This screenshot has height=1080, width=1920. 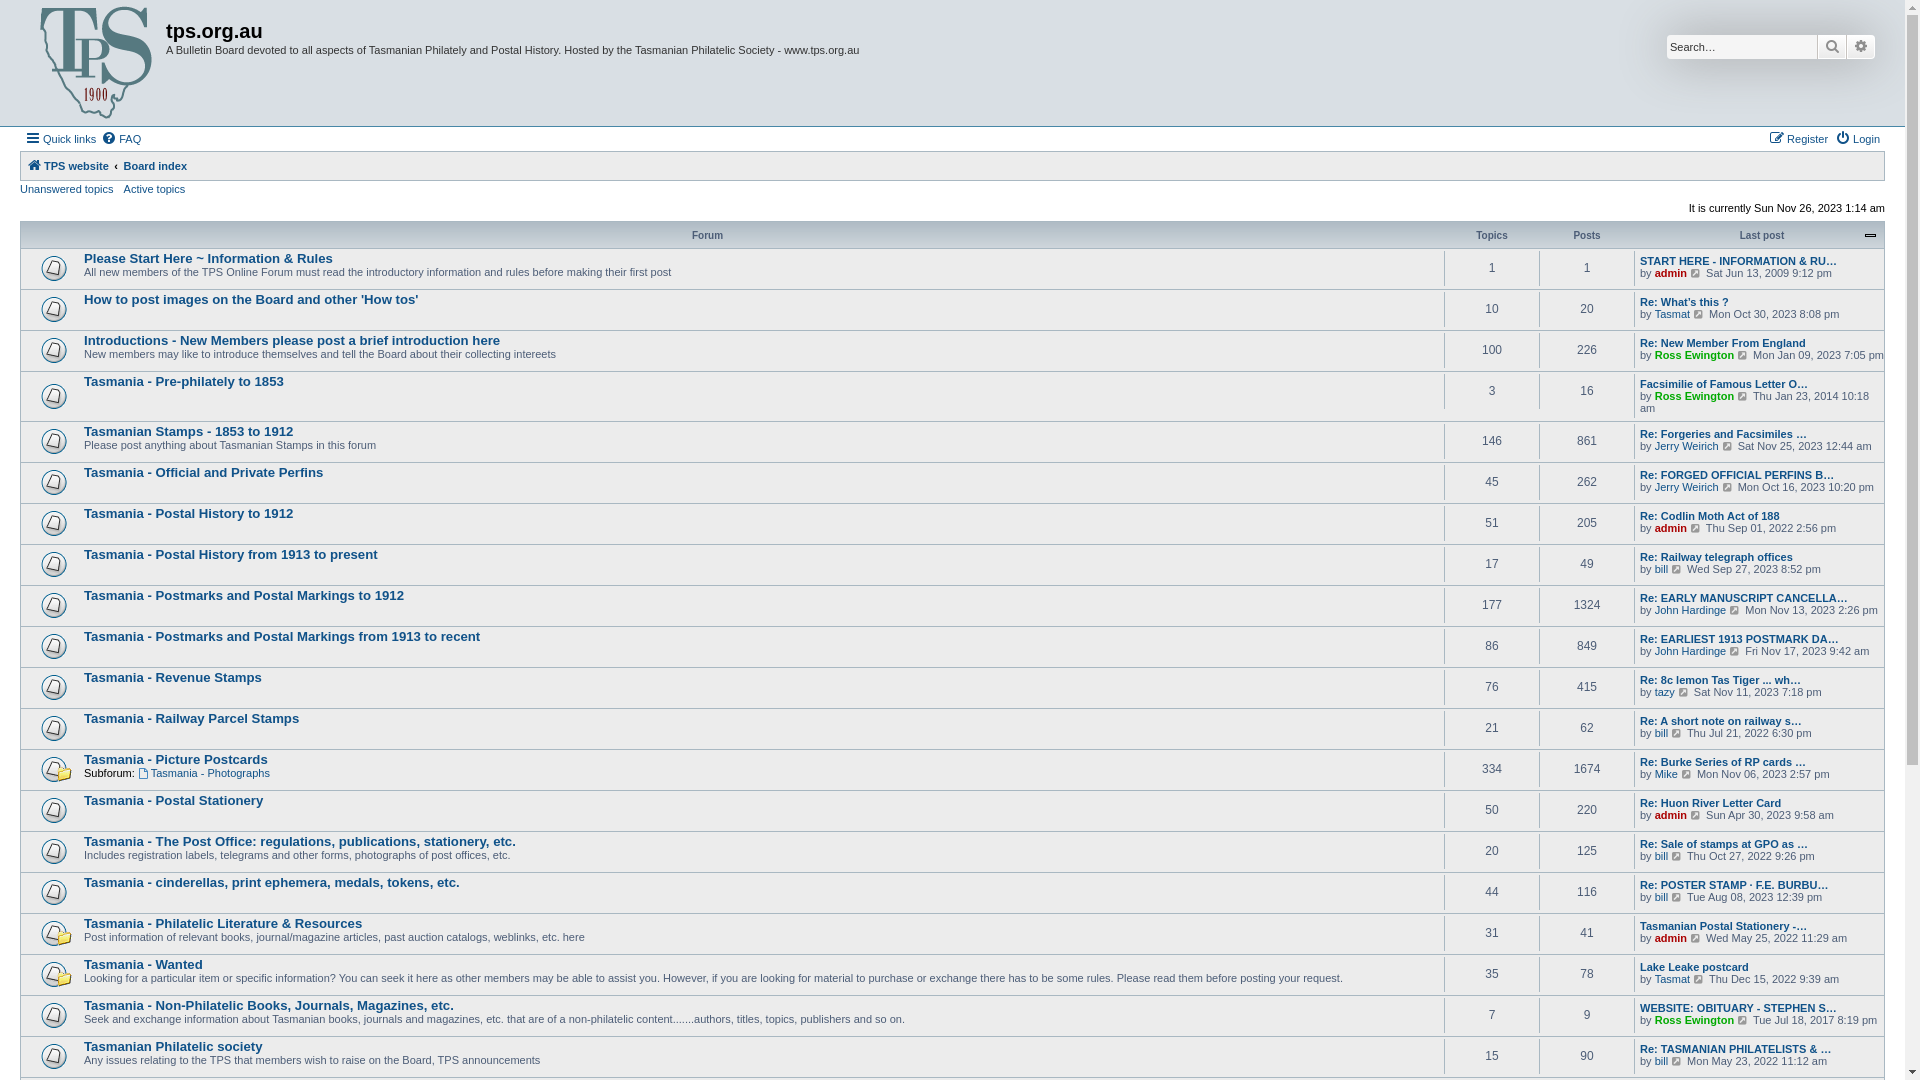 What do you see at coordinates (1677, 855) in the screenshot?
I see `'View the latest post'` at bounding box center [1677, 855].